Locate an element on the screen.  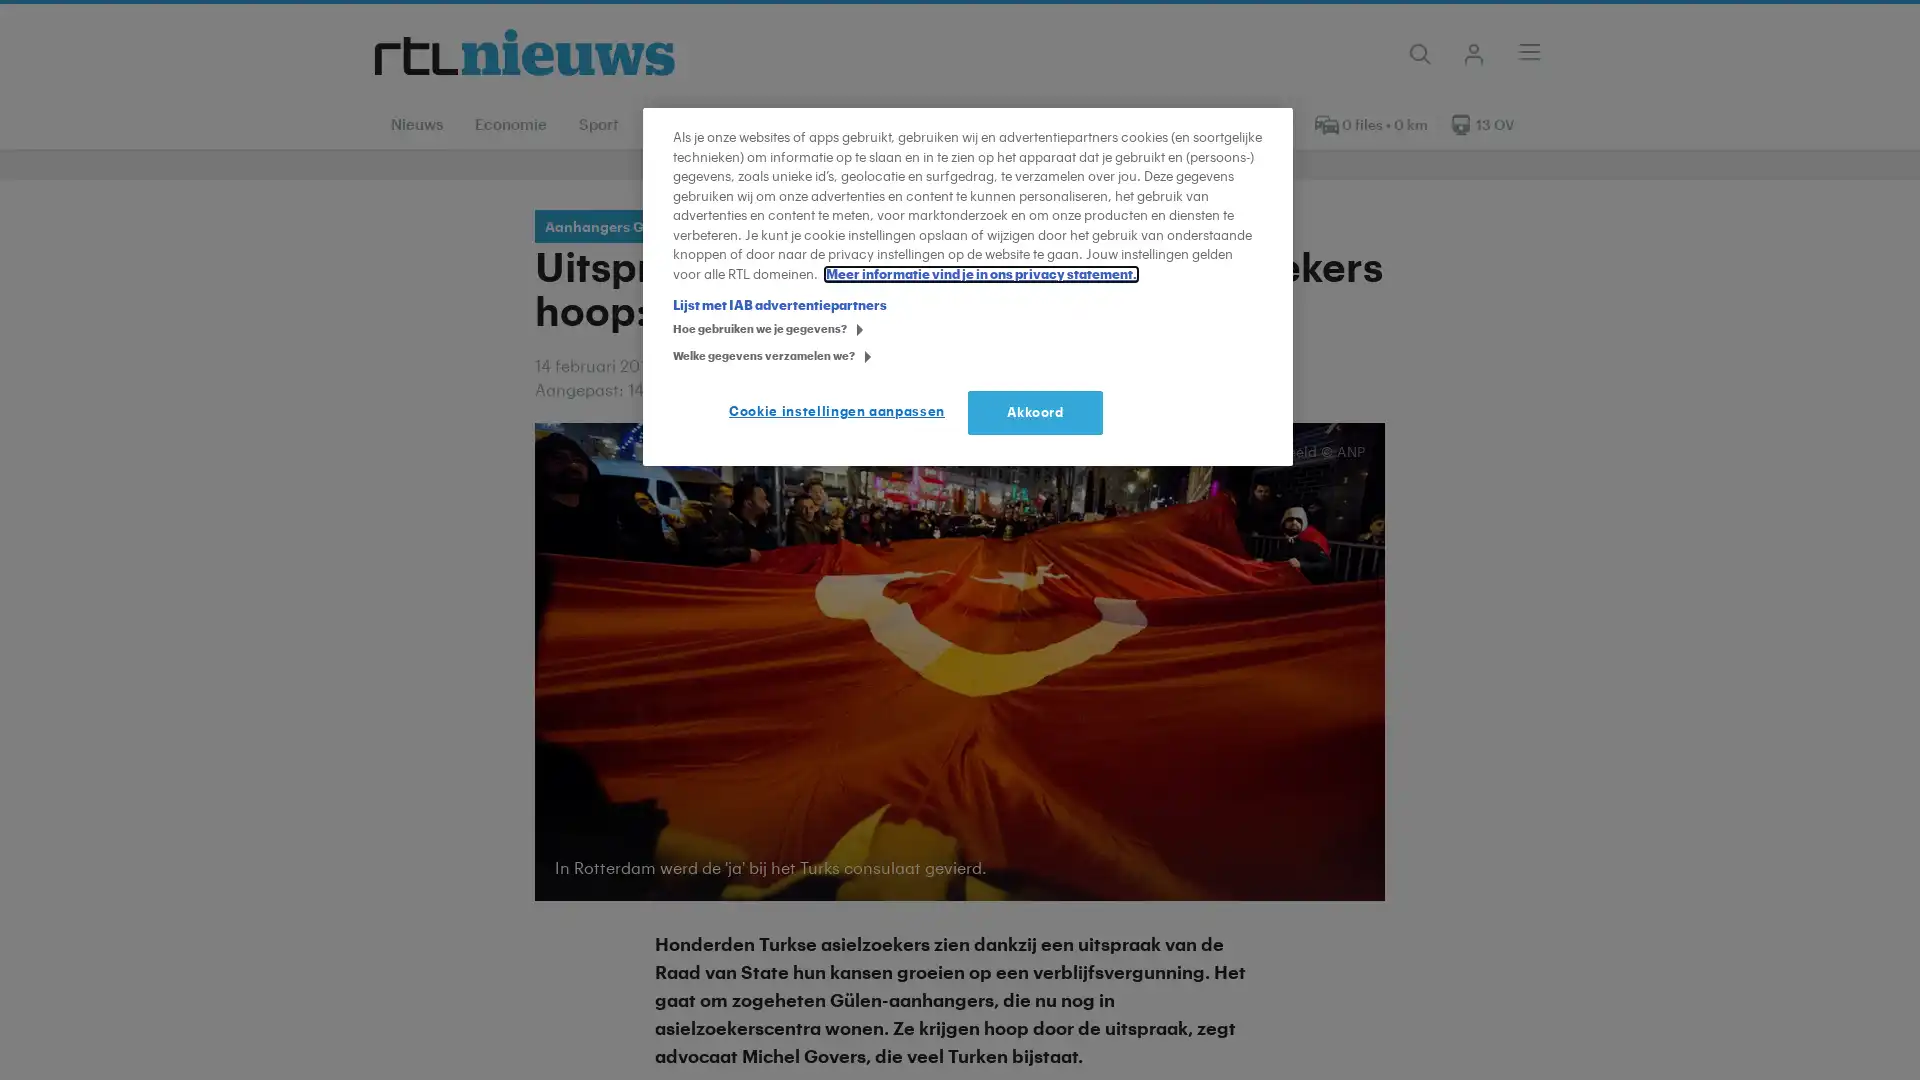
Cookie instellingen aanpassen is located at coordinates (841, 411).